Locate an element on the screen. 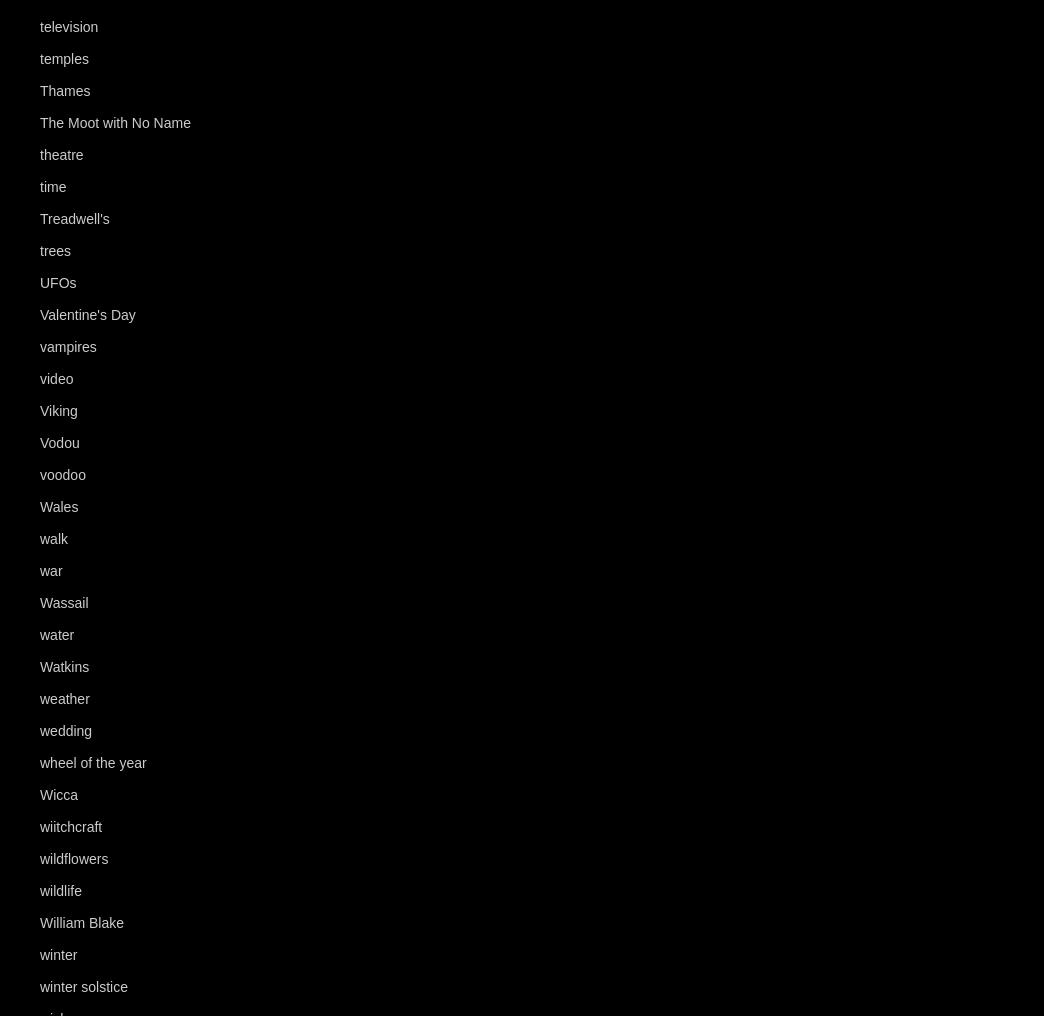 This screenshot has width=1044, height=1016. 'The Moot with No Name' is located at coordinates (38, 123).